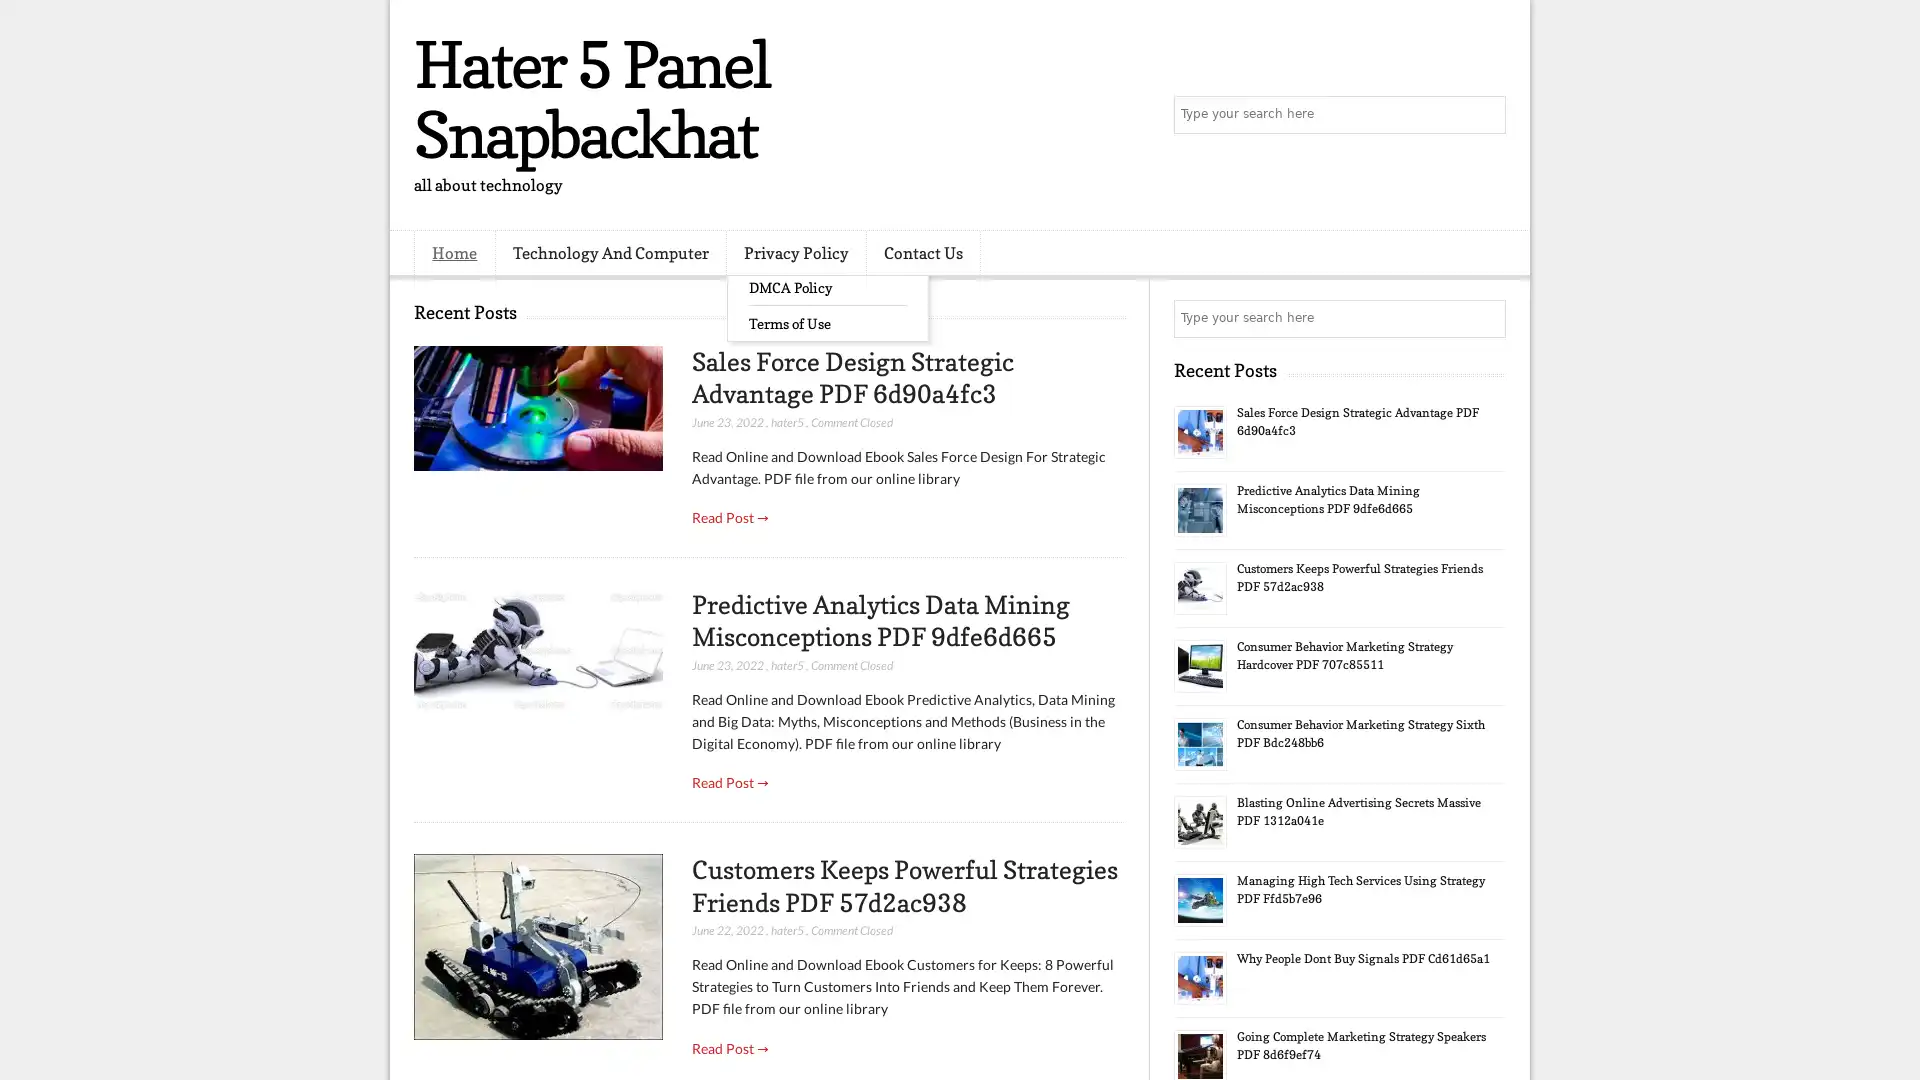  What do you see at coordinates (1485, 115) in the screenshot?
I see `Search` at bounding box center [1485, 115].